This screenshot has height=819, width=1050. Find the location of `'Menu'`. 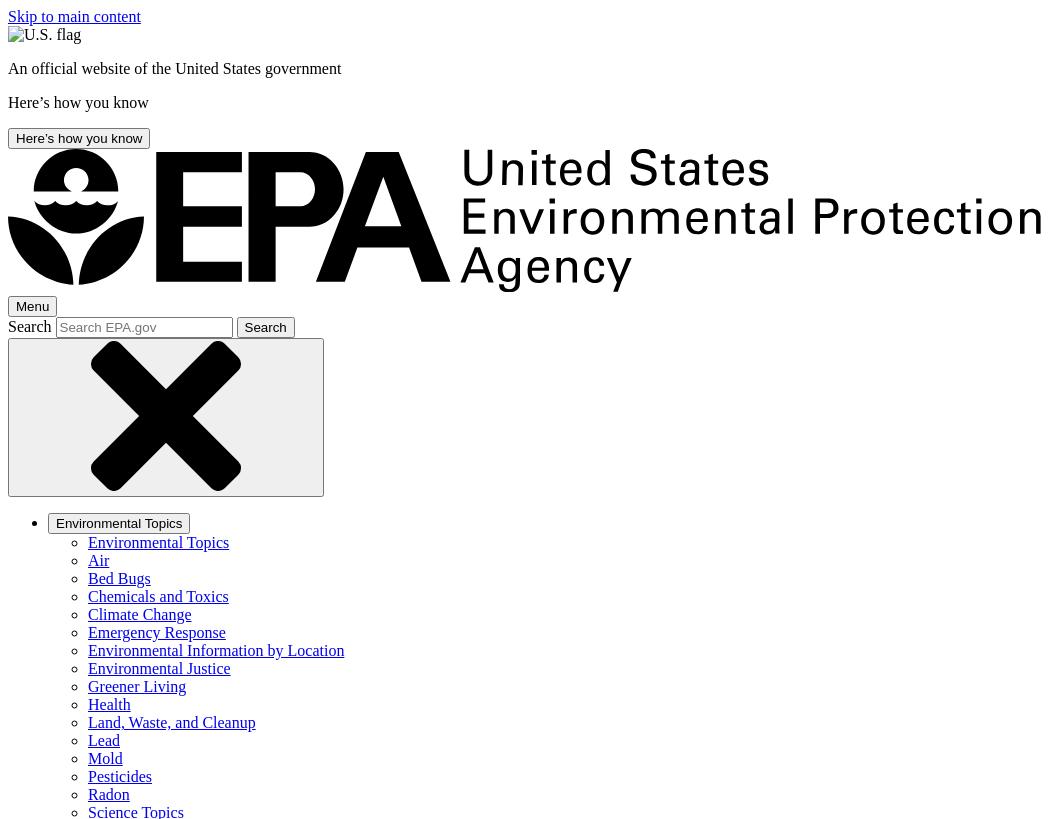

'Menu' is located at coordinates (32, 306).